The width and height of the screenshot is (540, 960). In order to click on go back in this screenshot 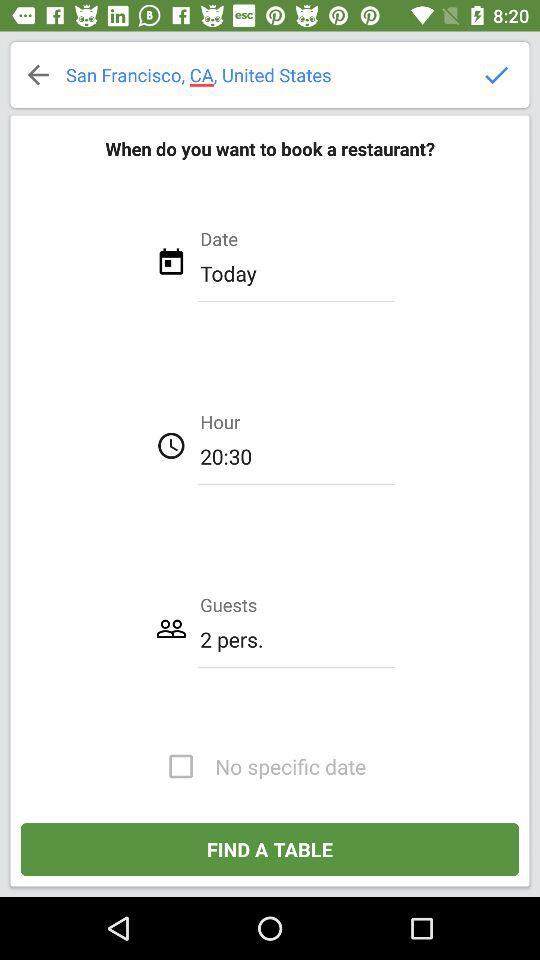, I will do `click(38, 74)`.